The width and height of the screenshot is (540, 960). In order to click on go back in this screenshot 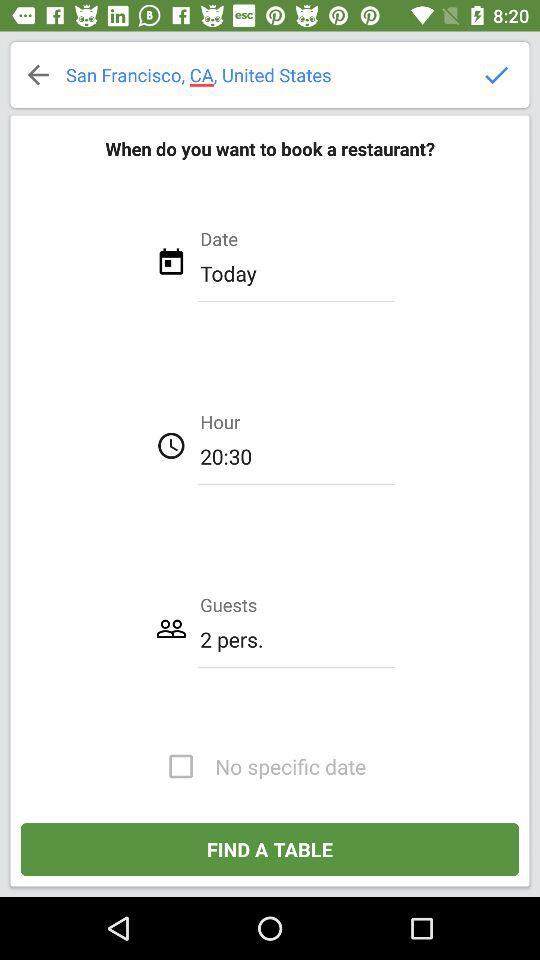, I will do `click(38, 74)`.